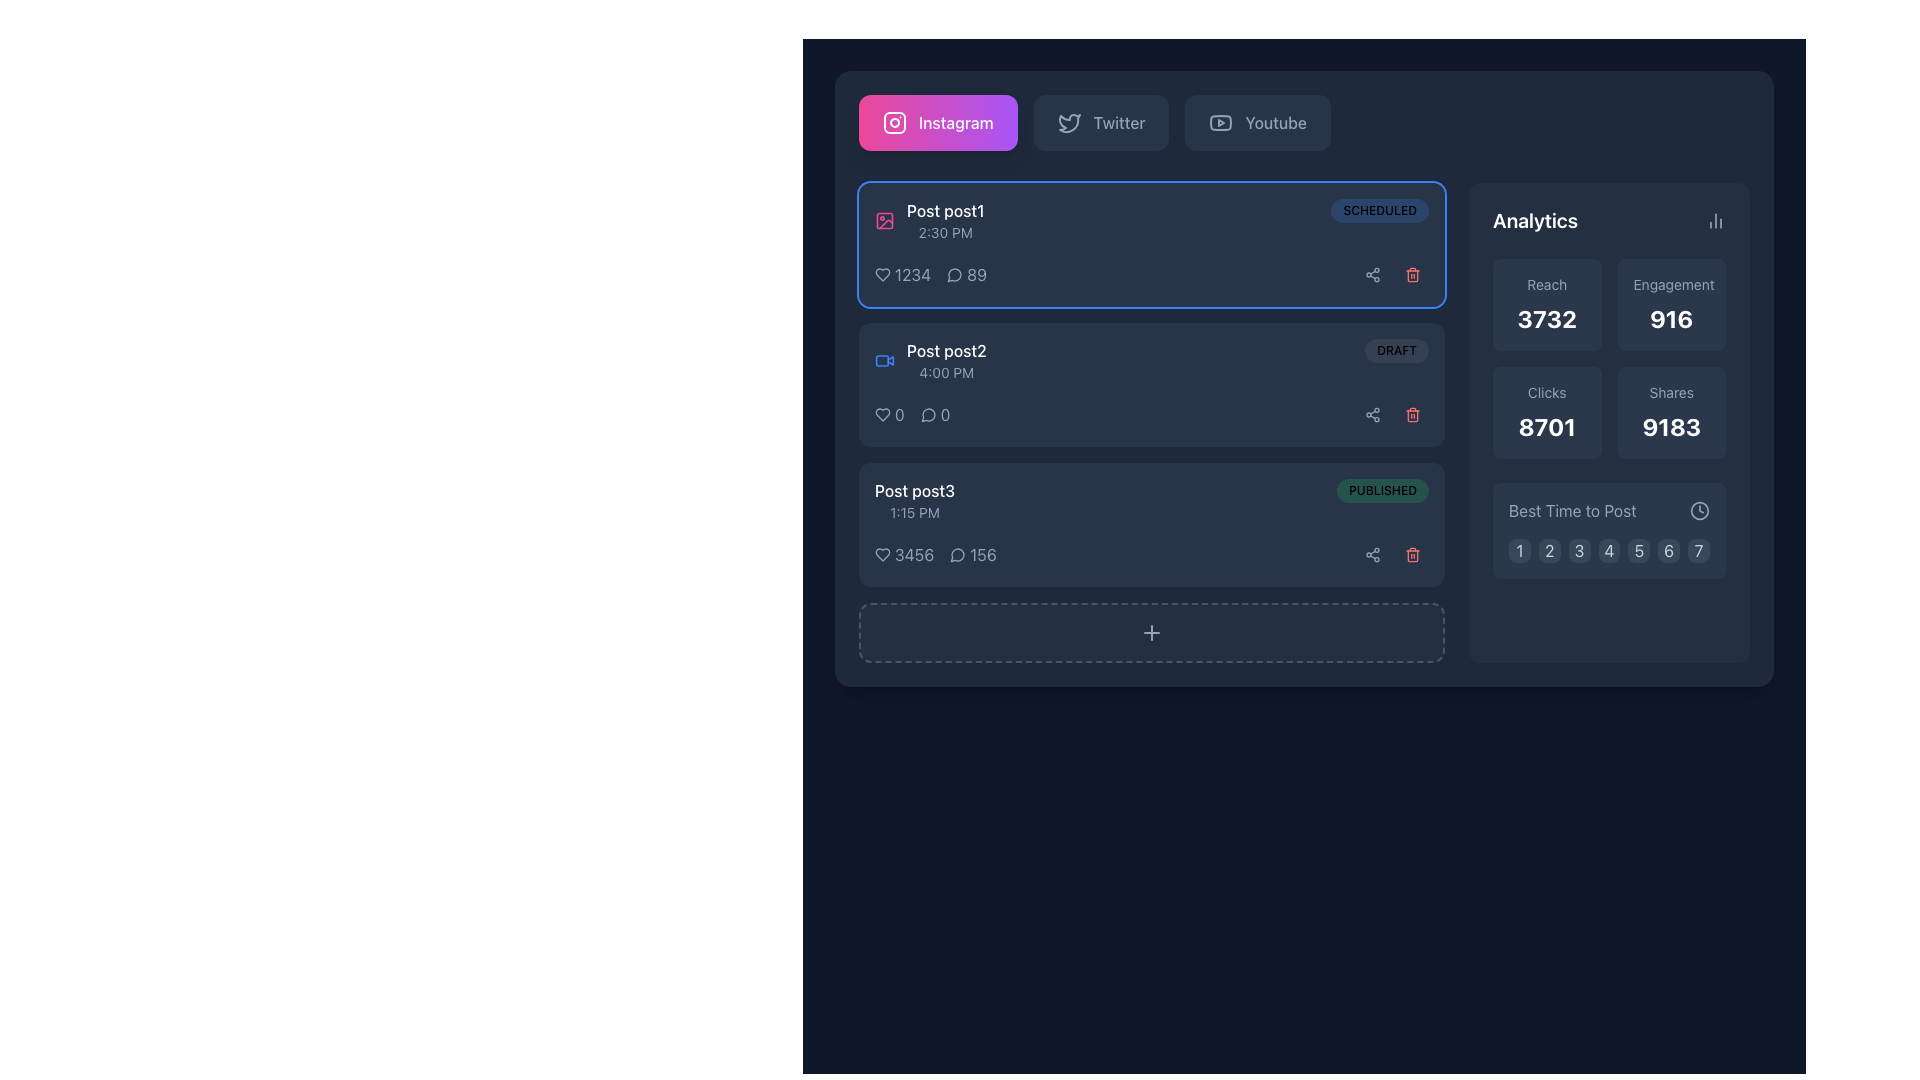 Image resolution: width=1920 pixels, height=1080 pixels. What do you see at coordinates (937, 123) in the screenshot?
I see `the gradient button labeled 'Instagram' featuring the Instagram logo` at bounding box center [937, 123].